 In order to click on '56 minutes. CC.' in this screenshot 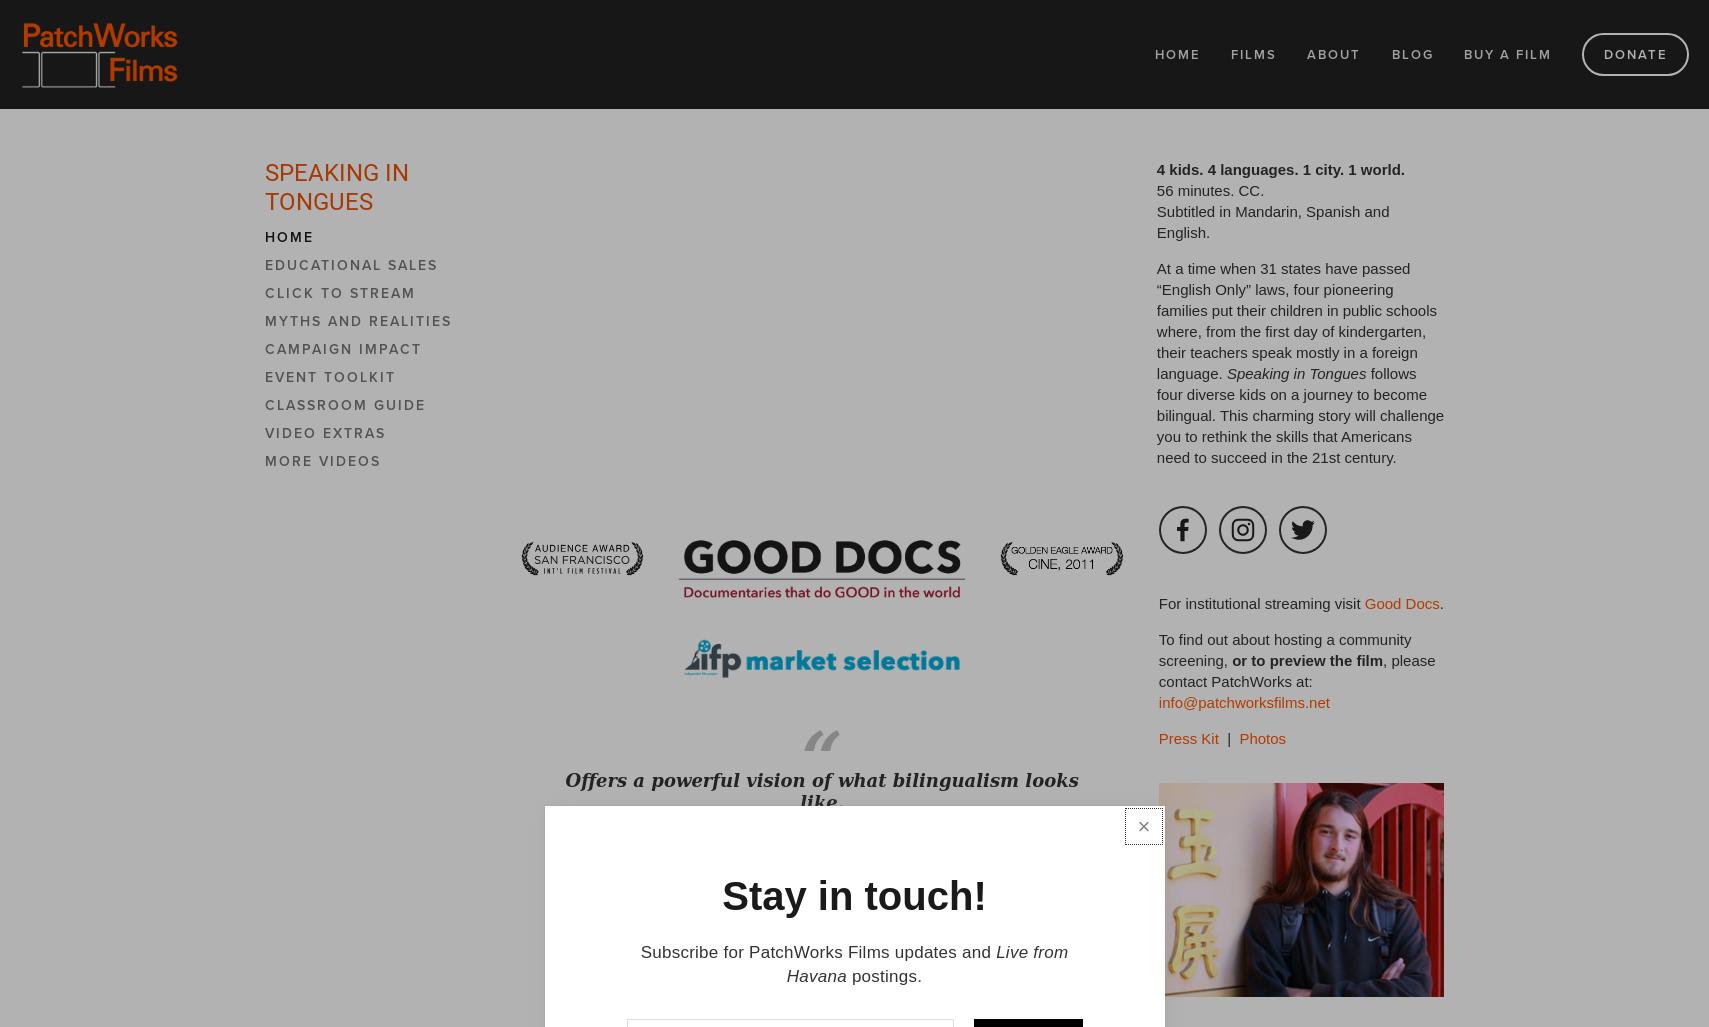, I will do `click(1209, 189)`.